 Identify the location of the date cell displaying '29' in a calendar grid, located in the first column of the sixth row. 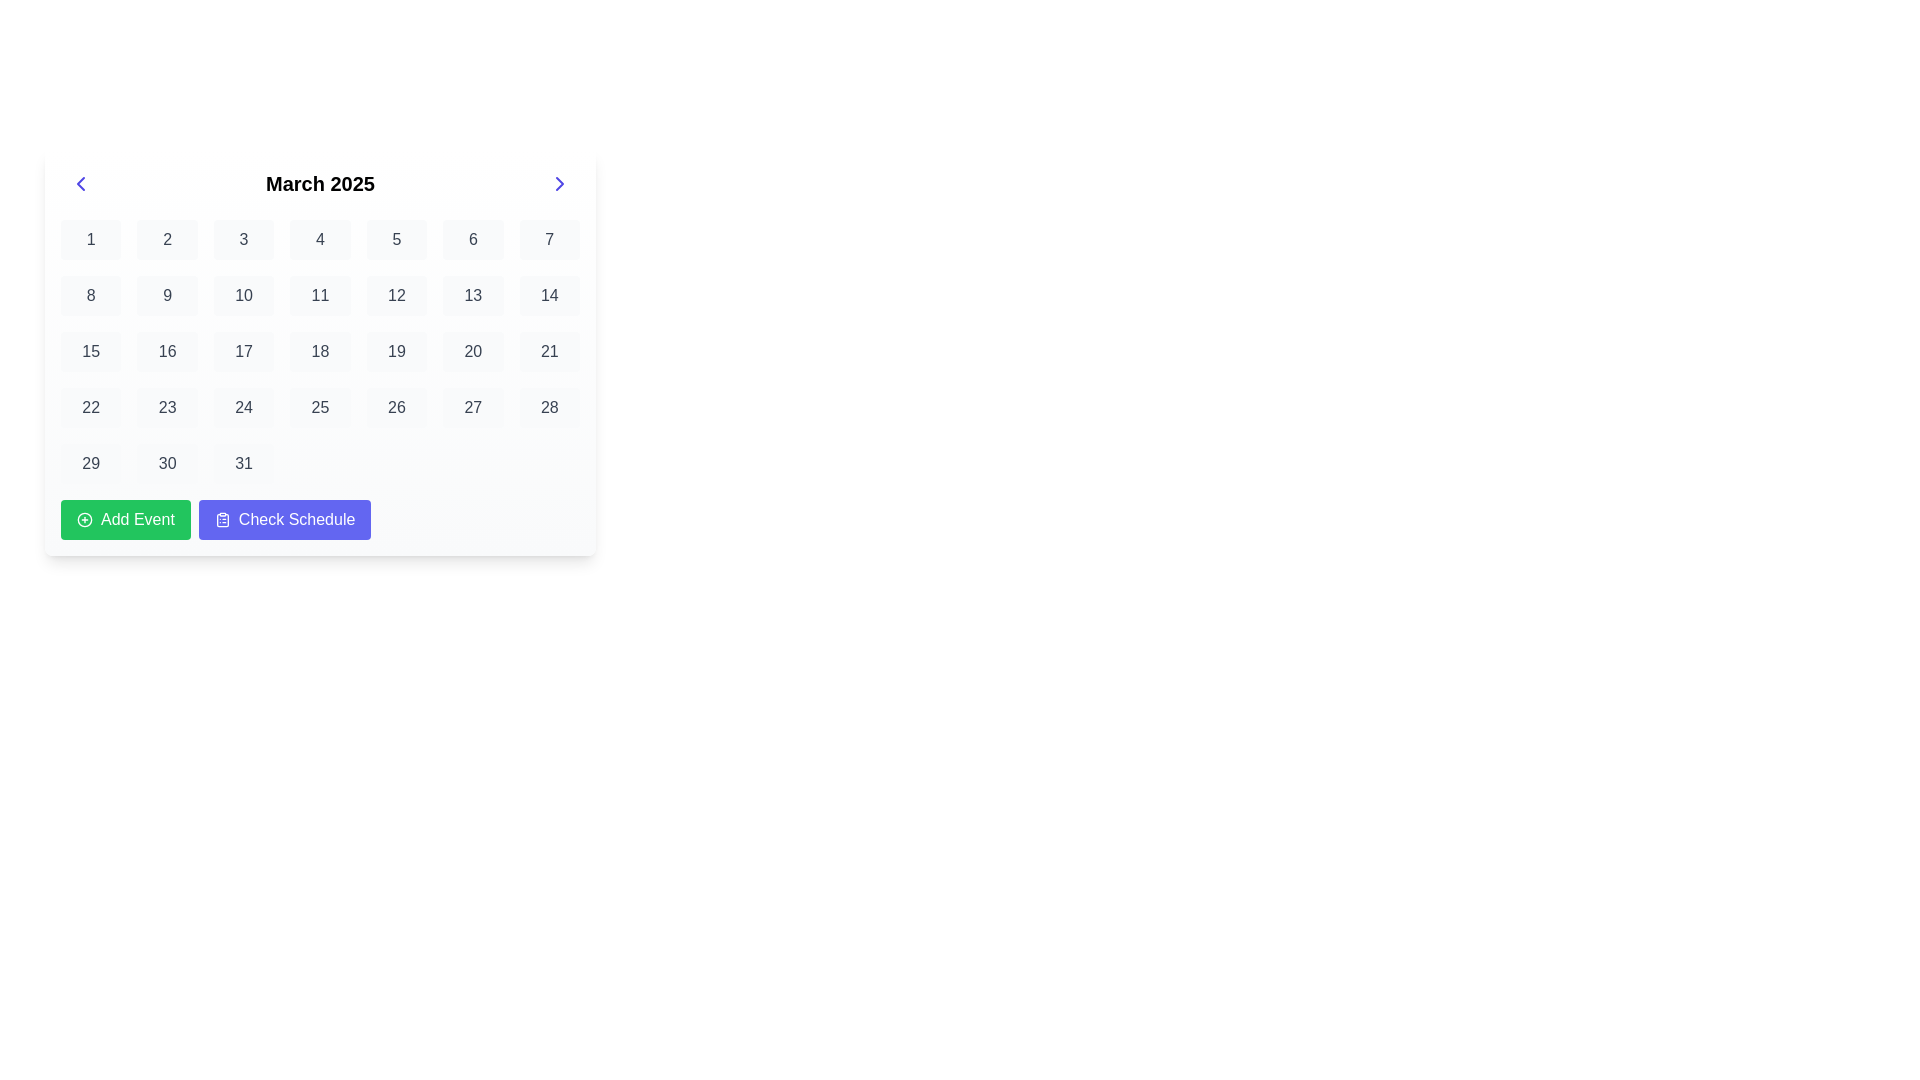
(90, 463).